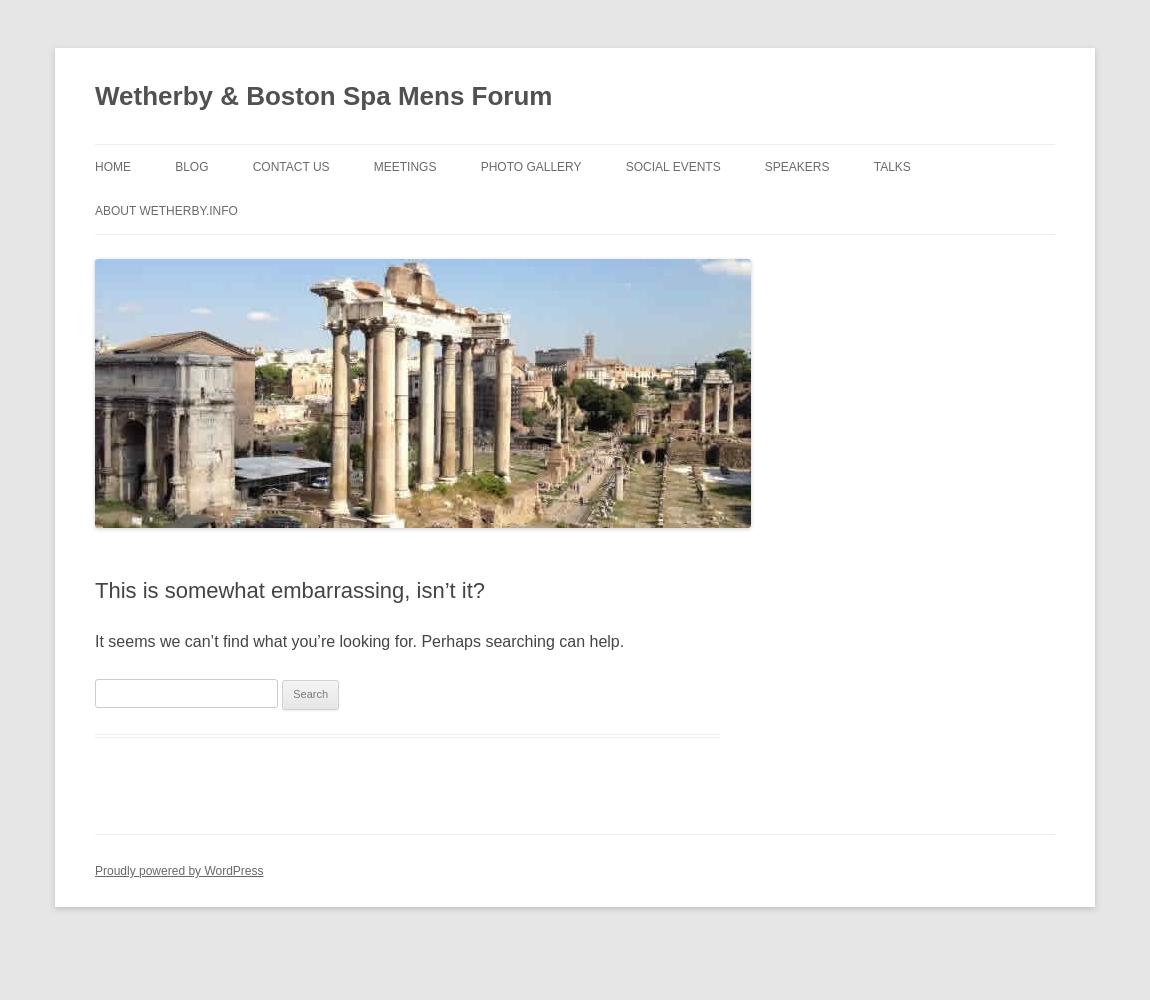 This screenshot has height=1000, width=1150. Describe the element at coordinates (795, 167) in the screenshot. I see `'Speakers'` at that location.